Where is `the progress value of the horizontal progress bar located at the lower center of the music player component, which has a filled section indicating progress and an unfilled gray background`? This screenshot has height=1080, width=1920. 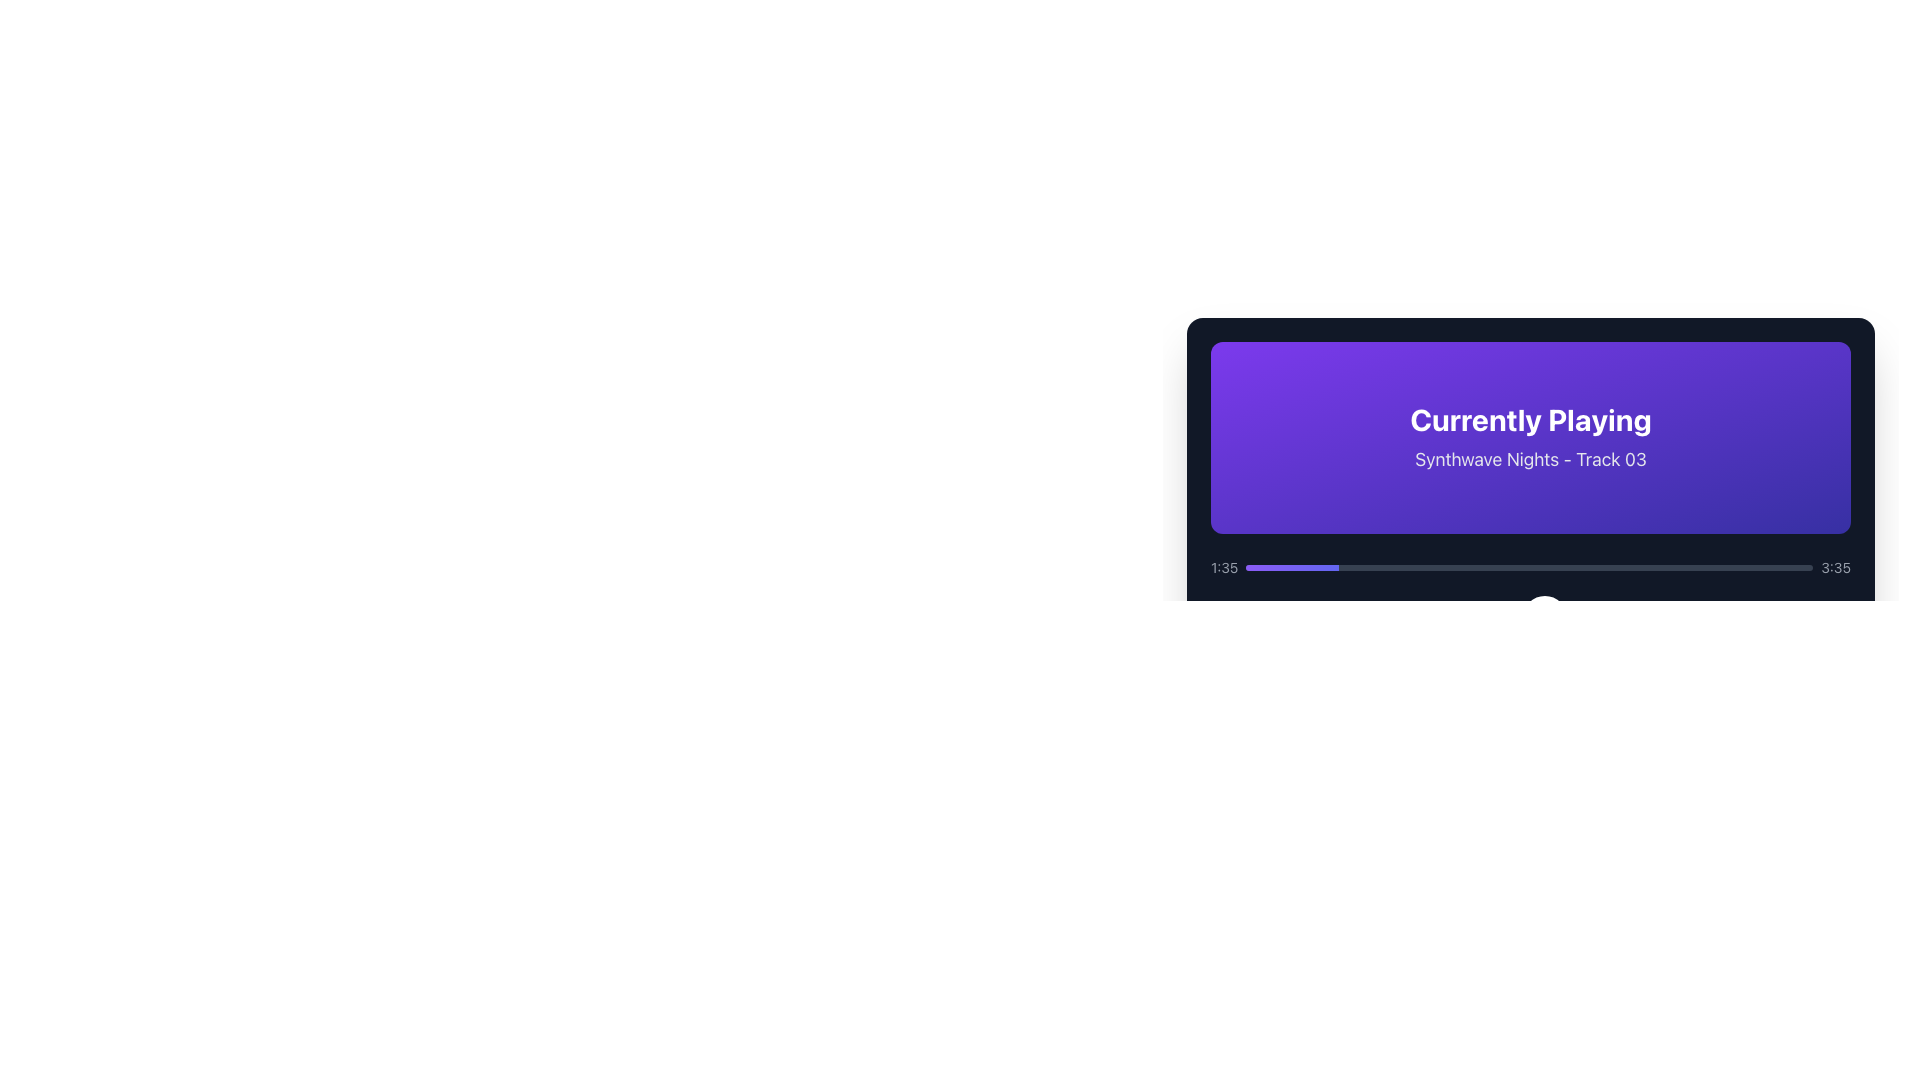 the progress value of the horizontal progress bar located at the lower center of the music player component, which has a filled section indicating progress and an unfilled gray background is located at coordinates (1271, 616).